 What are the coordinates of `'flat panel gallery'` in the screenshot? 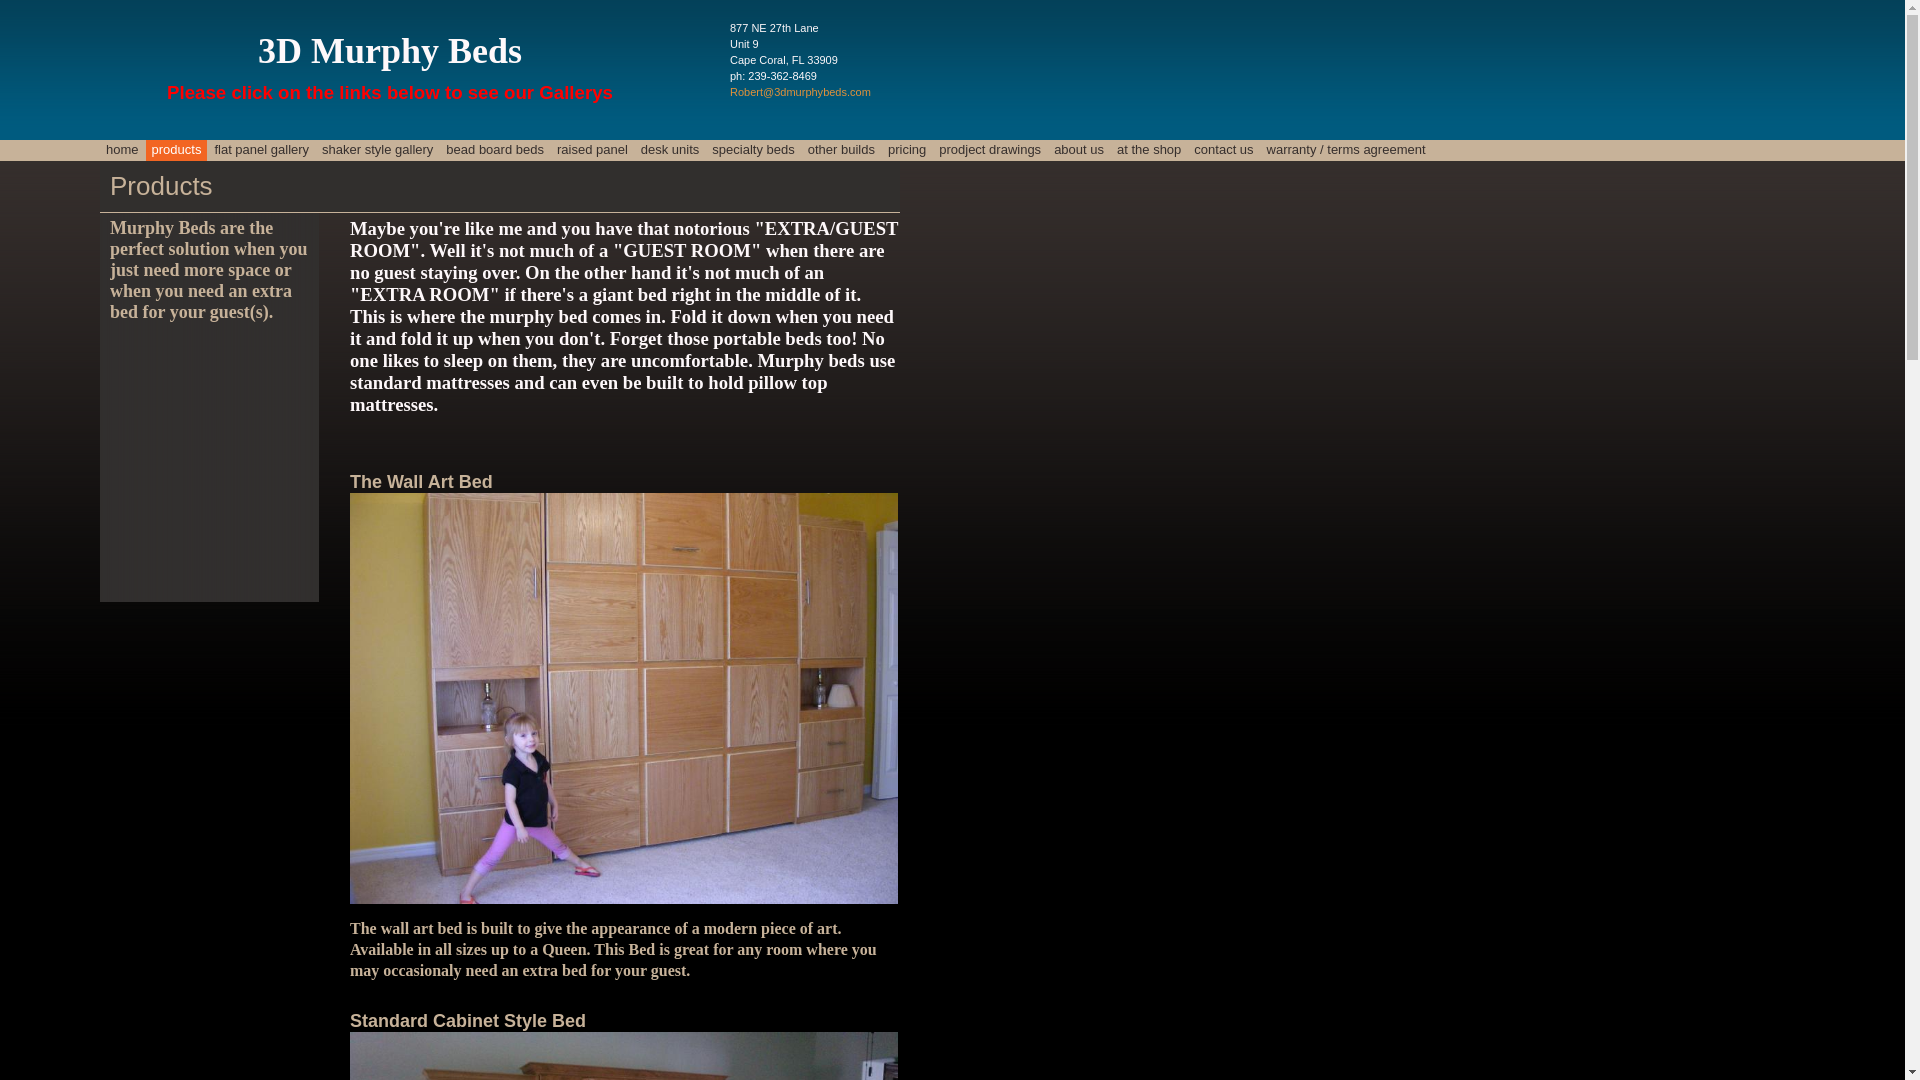 It's located at (260, 149).